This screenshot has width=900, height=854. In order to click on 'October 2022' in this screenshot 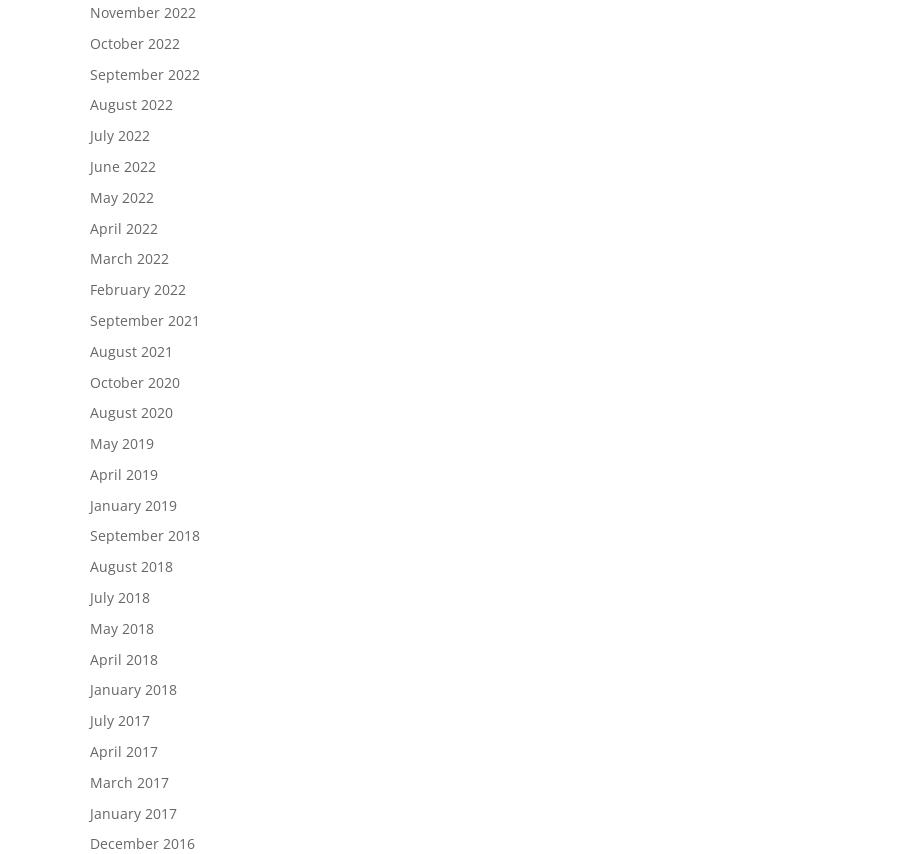, I will do `click(135, 42)`.